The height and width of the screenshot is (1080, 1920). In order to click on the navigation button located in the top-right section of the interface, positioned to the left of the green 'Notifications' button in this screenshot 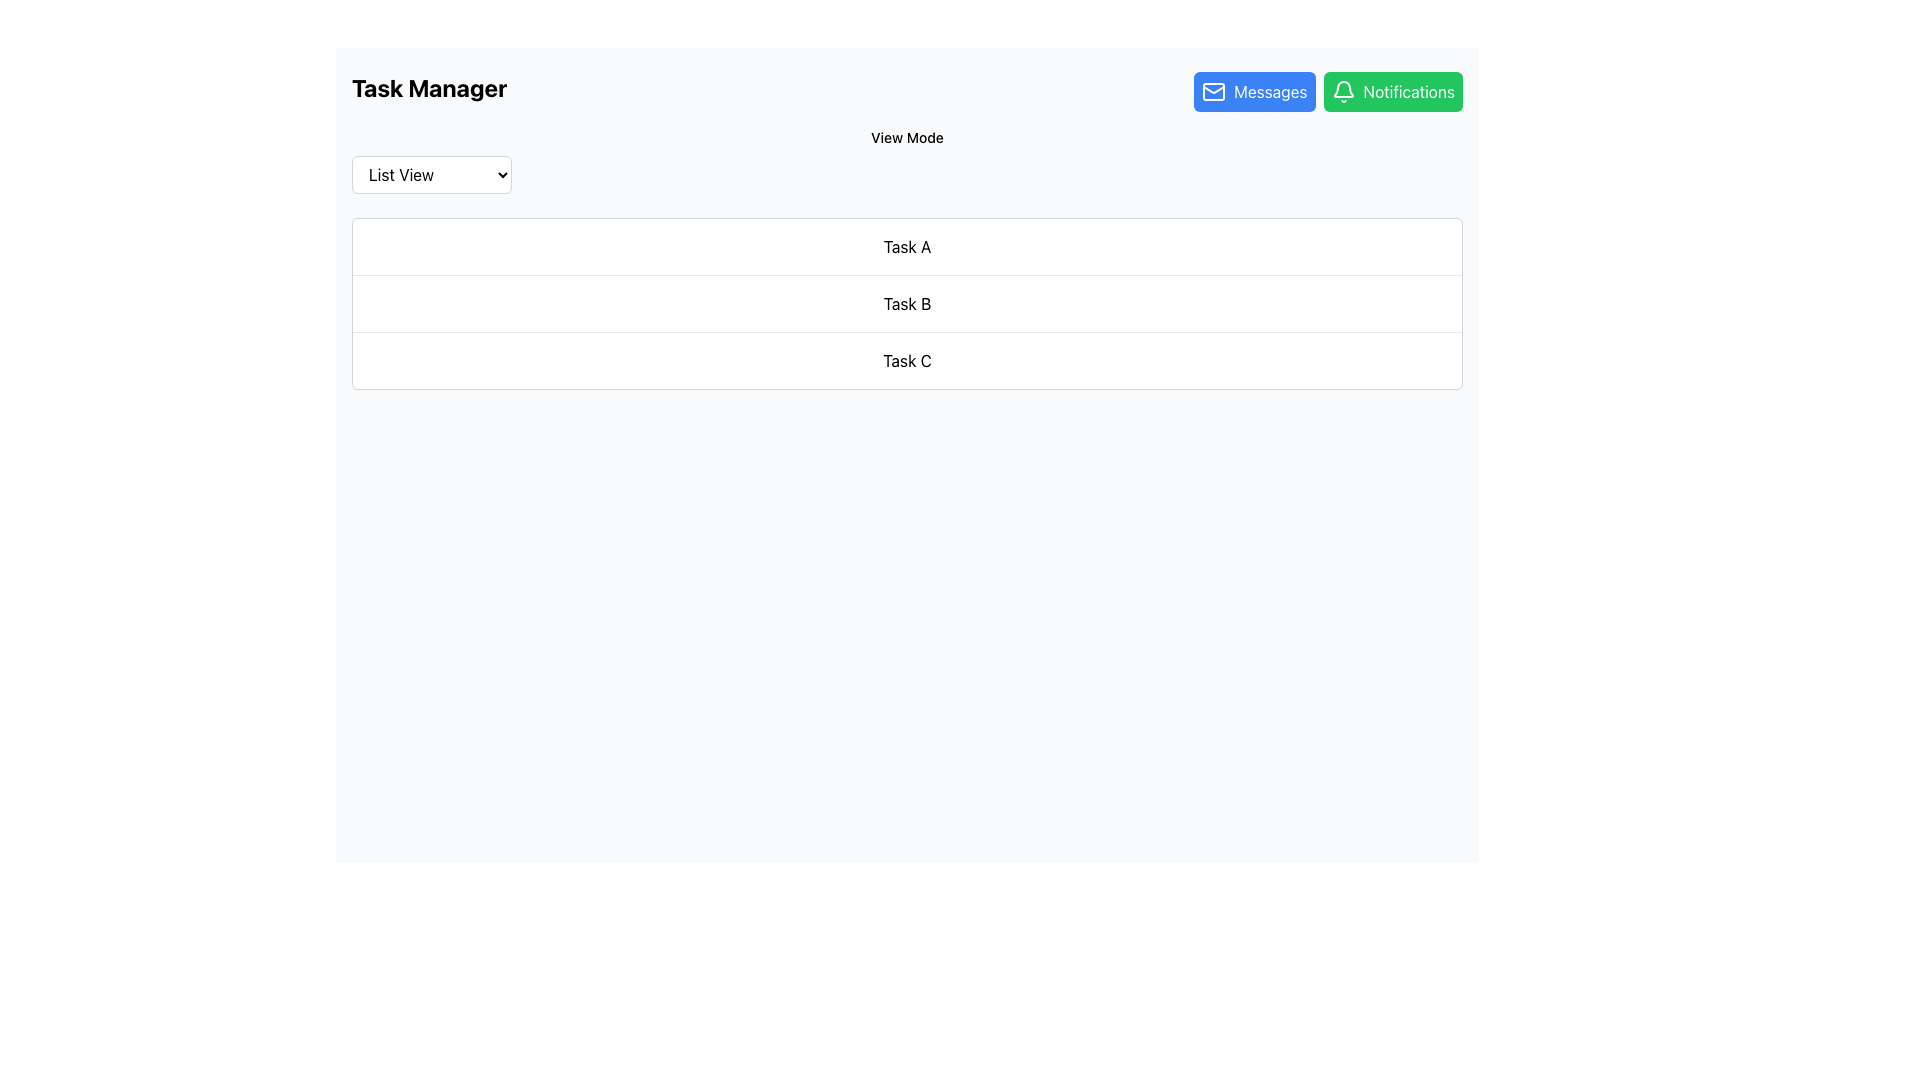, I will do `click(1253, 92)`.